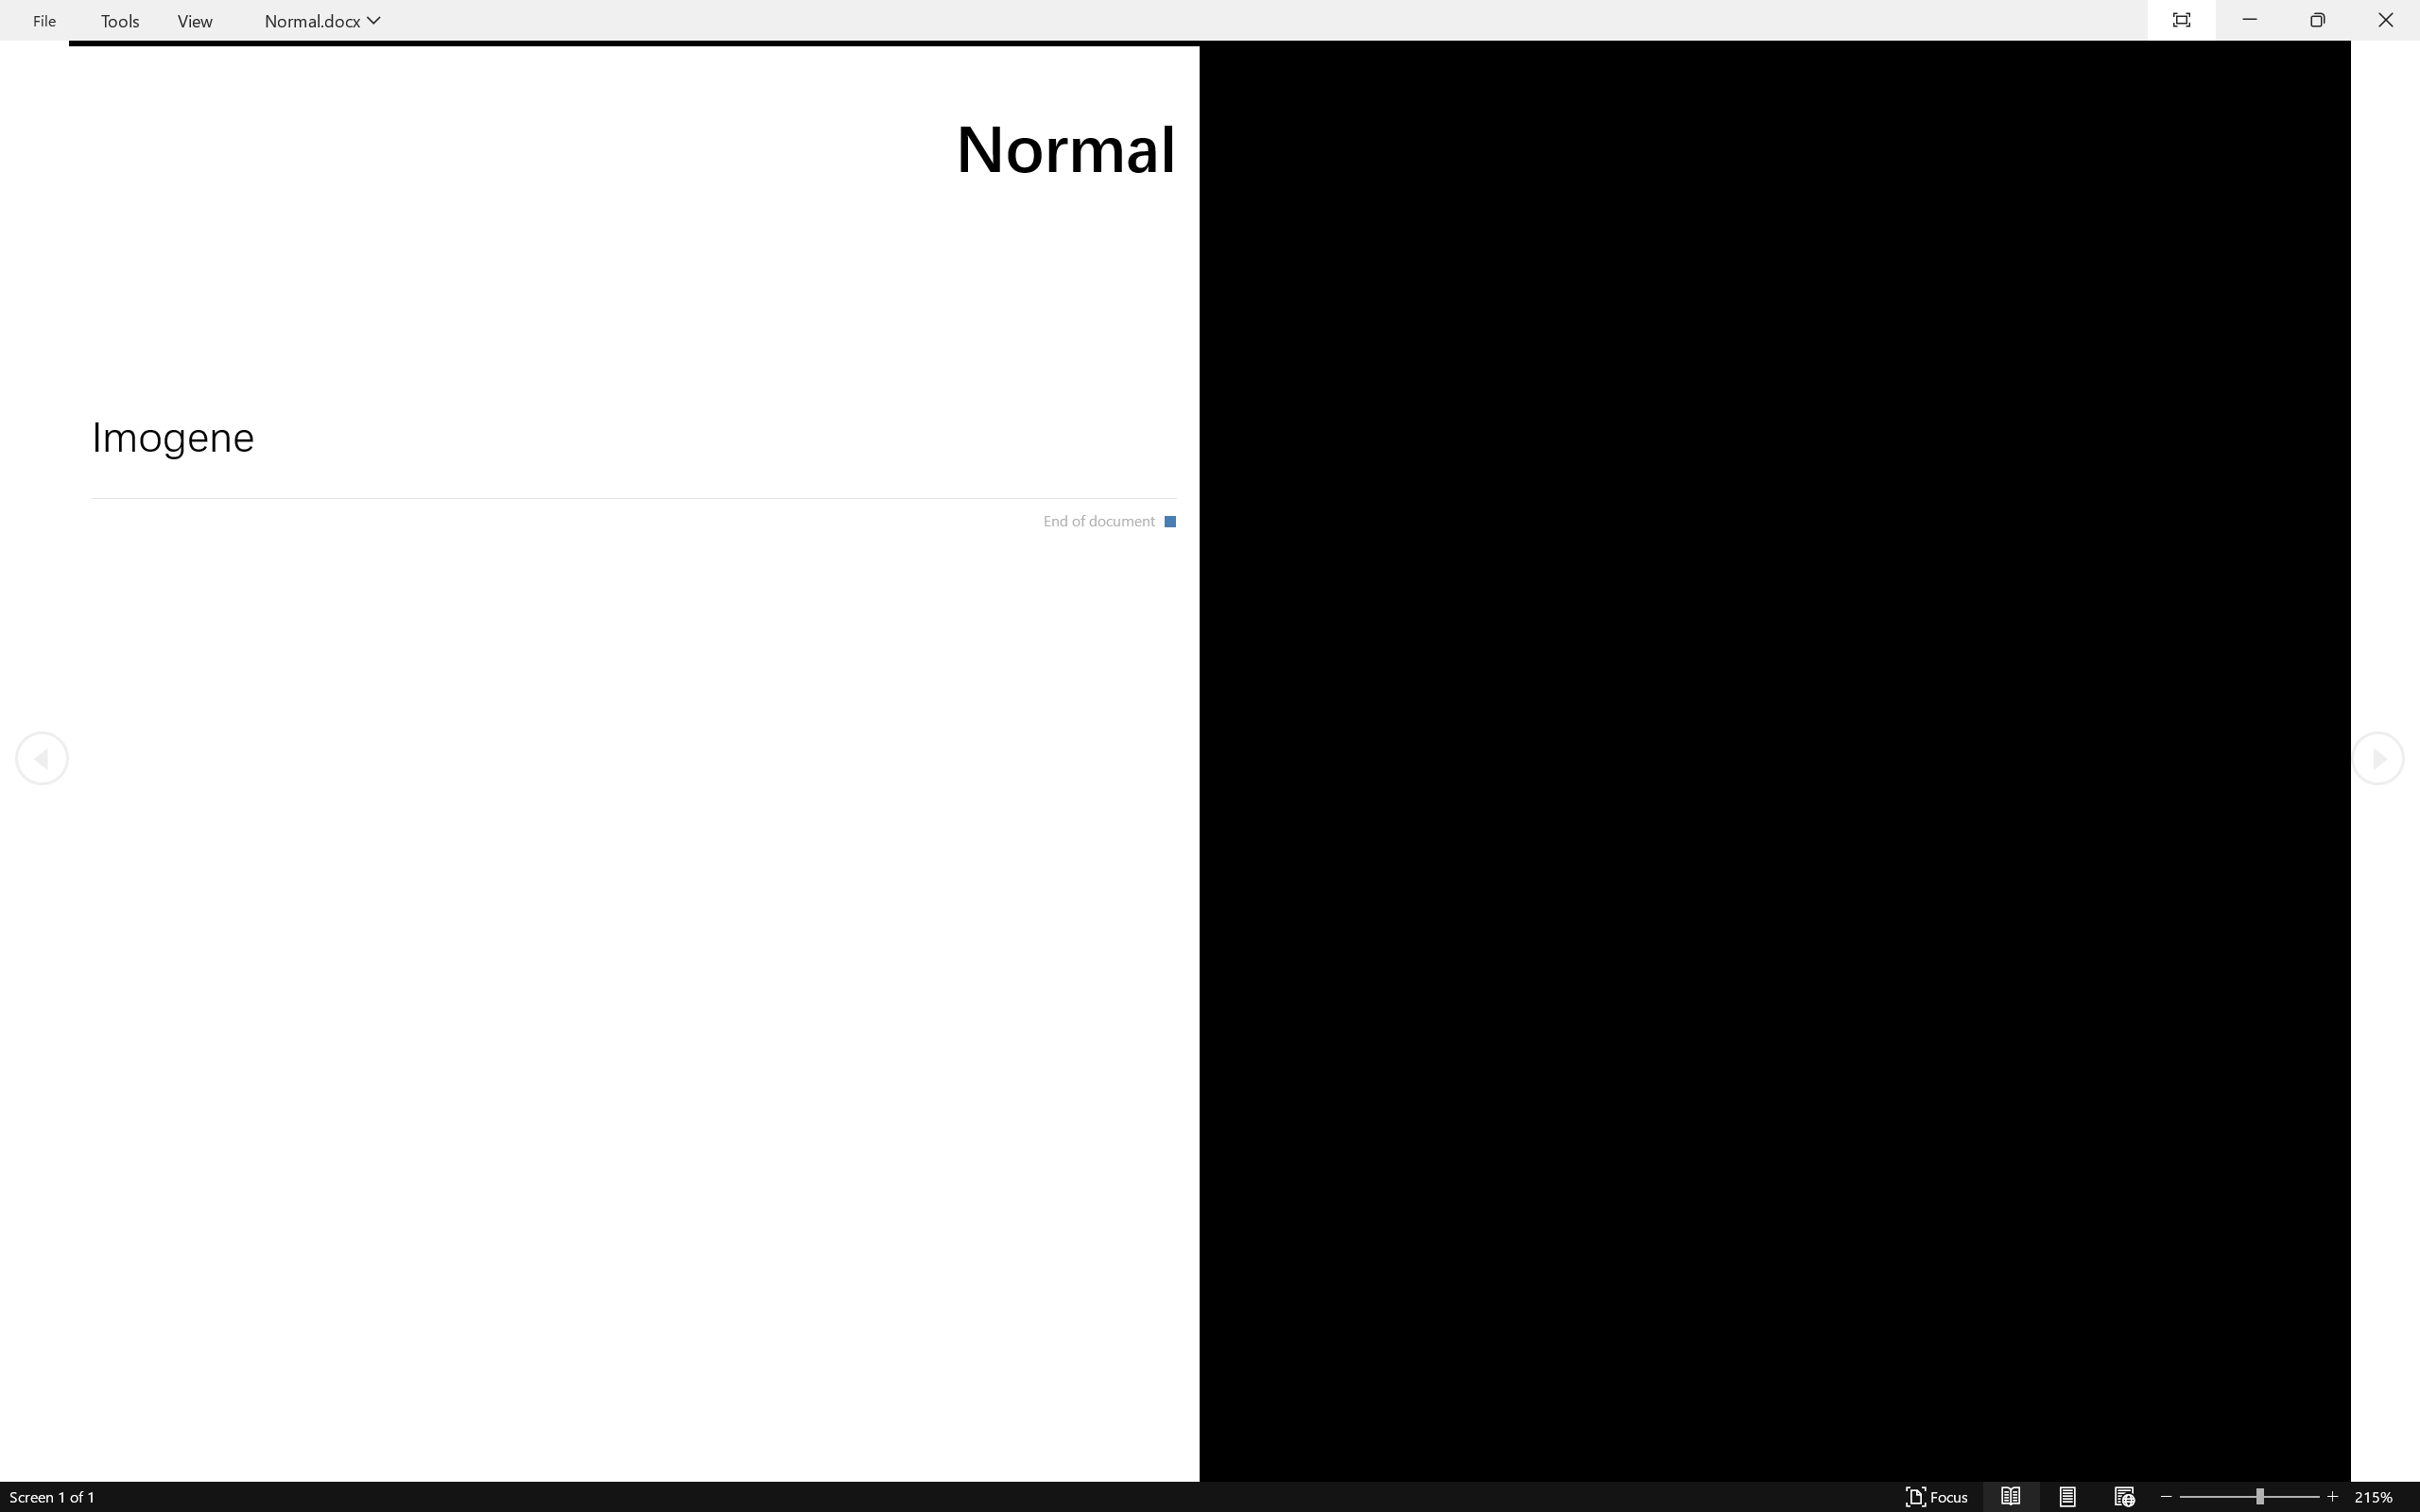  Describe the element at coordinates (709, 124) in the screenshot. I see `'Columns'` at that location.